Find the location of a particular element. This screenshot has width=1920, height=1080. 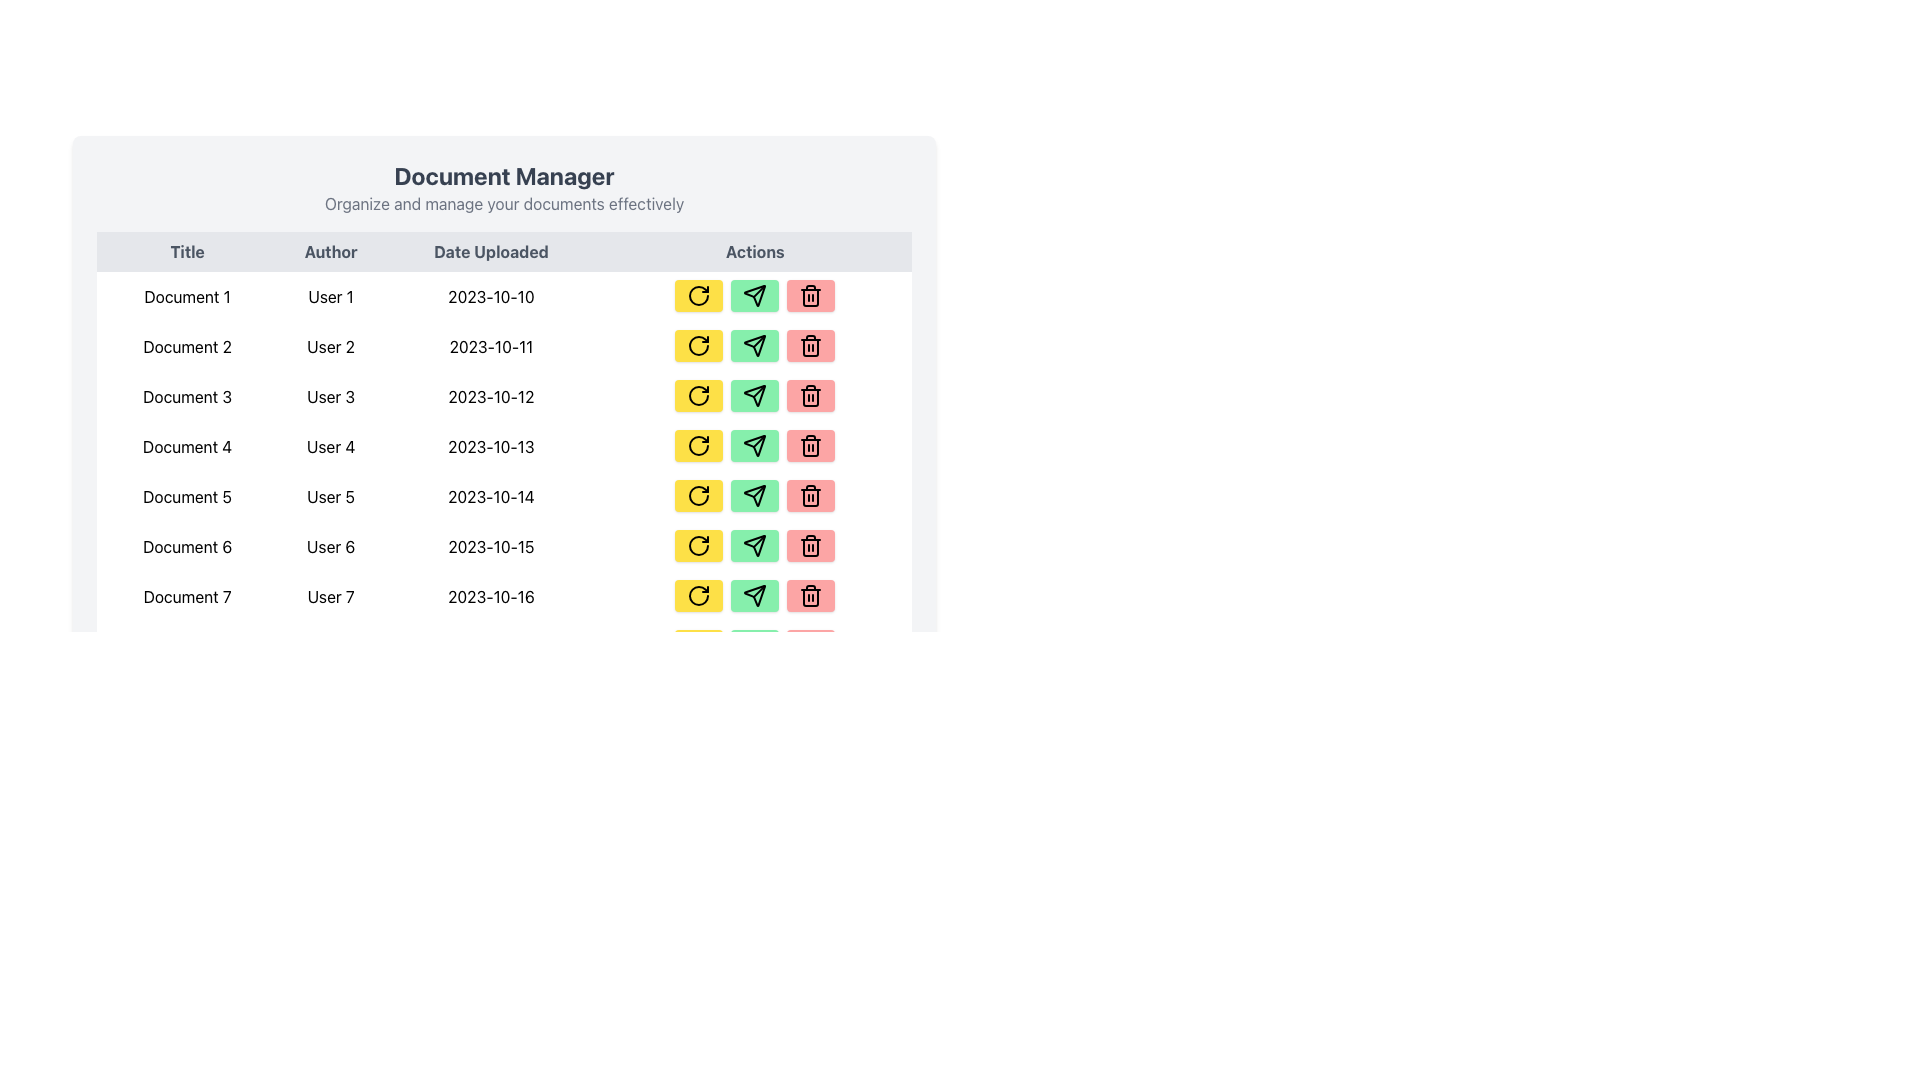

the text element displaying the title 'Document 3' located in the third row under the 'Title' column of the 'Document Manager' table is located at coordinates (187, 397).